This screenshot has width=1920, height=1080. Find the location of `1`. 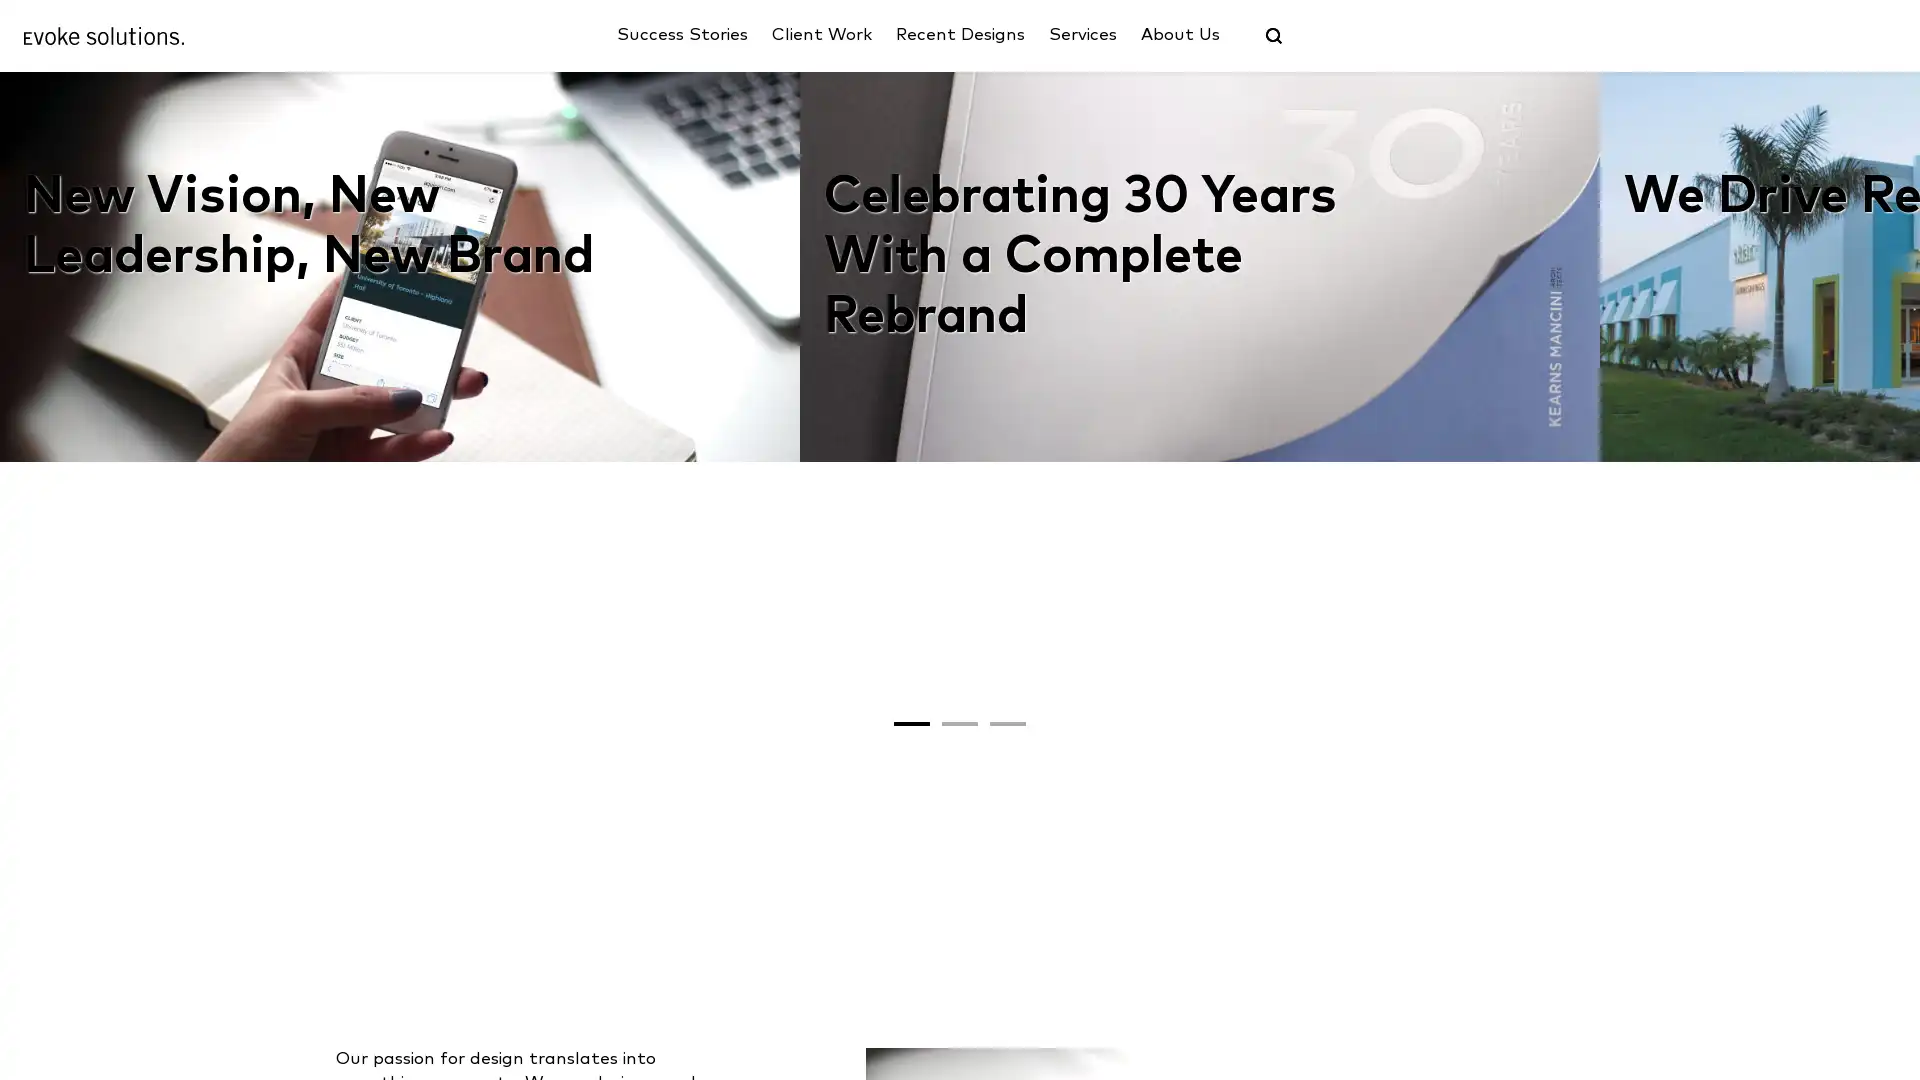

1 is located at coordinates (911, 983).